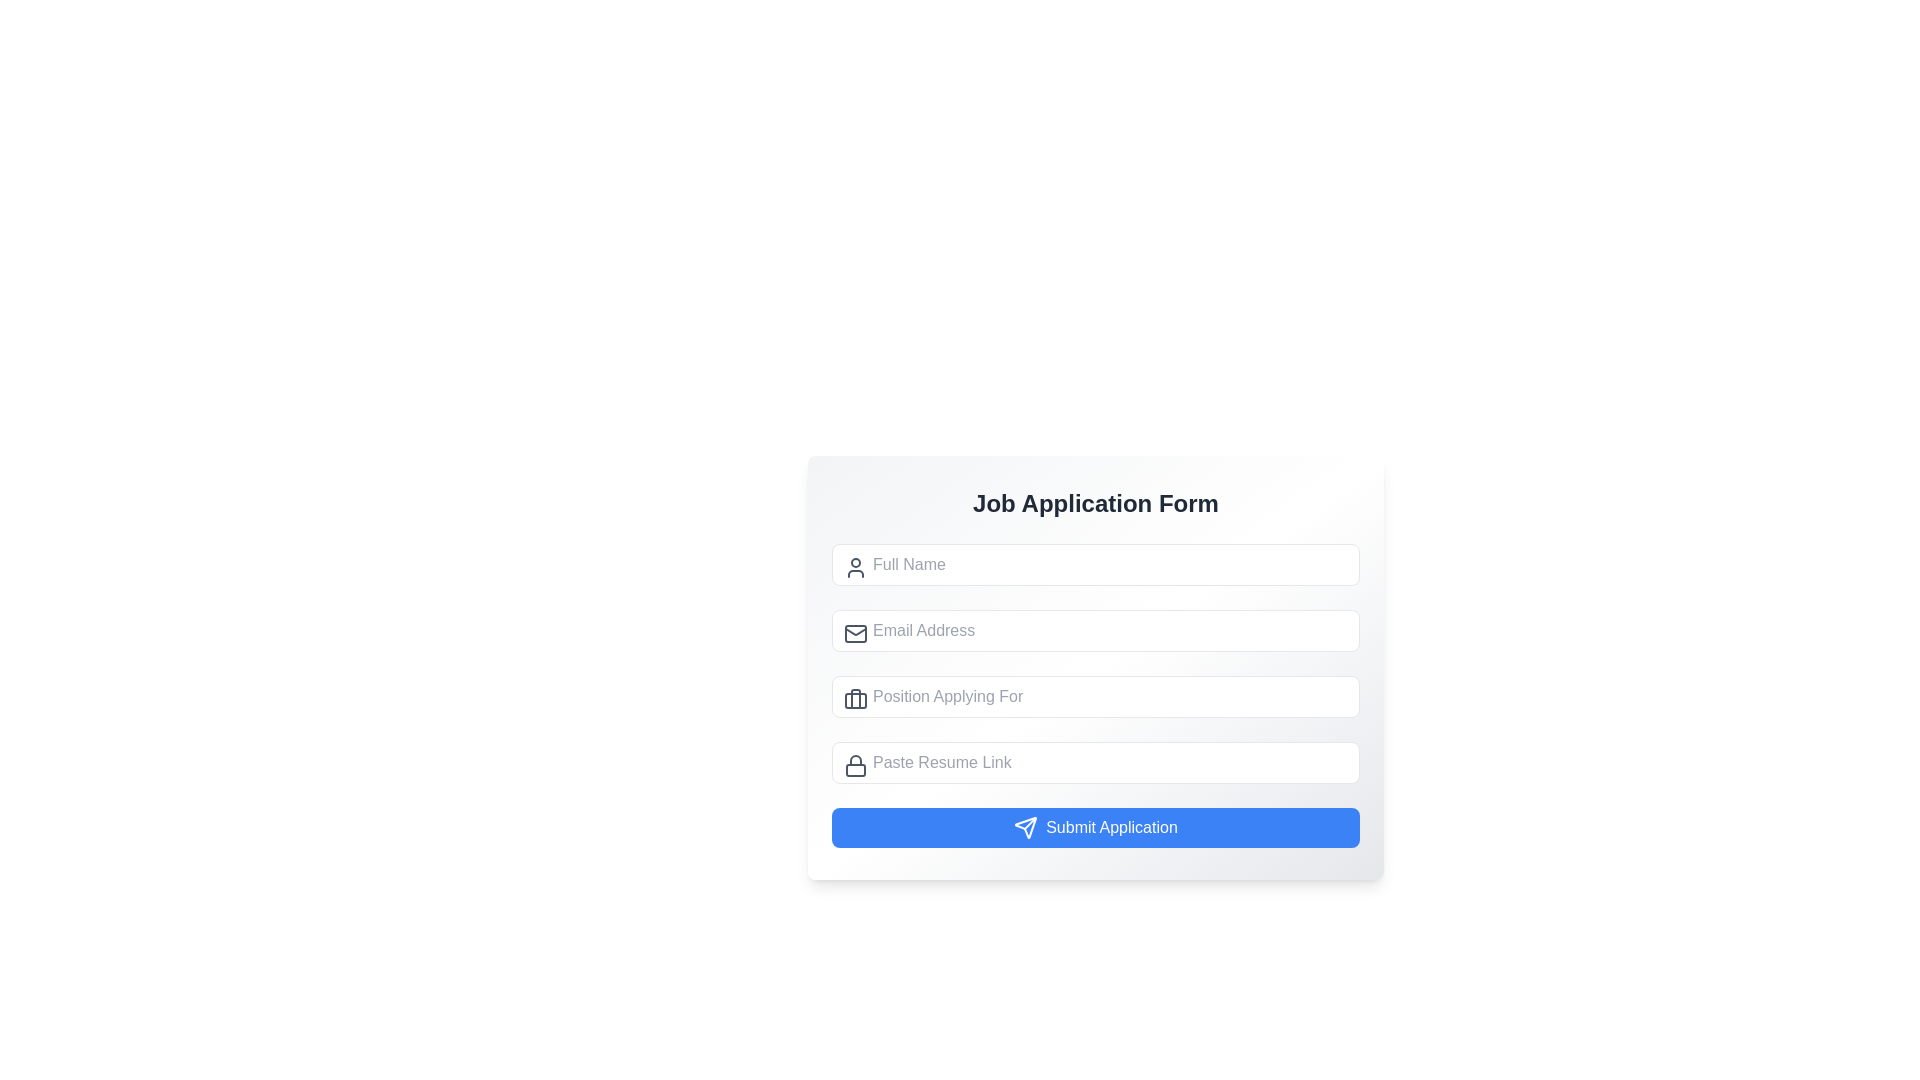  What do you see at coordinates (855, 567) in the screenshot?
I see `the decorative icon located on the left side of the 'Full Name' text input field to indicate that the associated input field is for entering a user's name` at bounding box center [855, 567].